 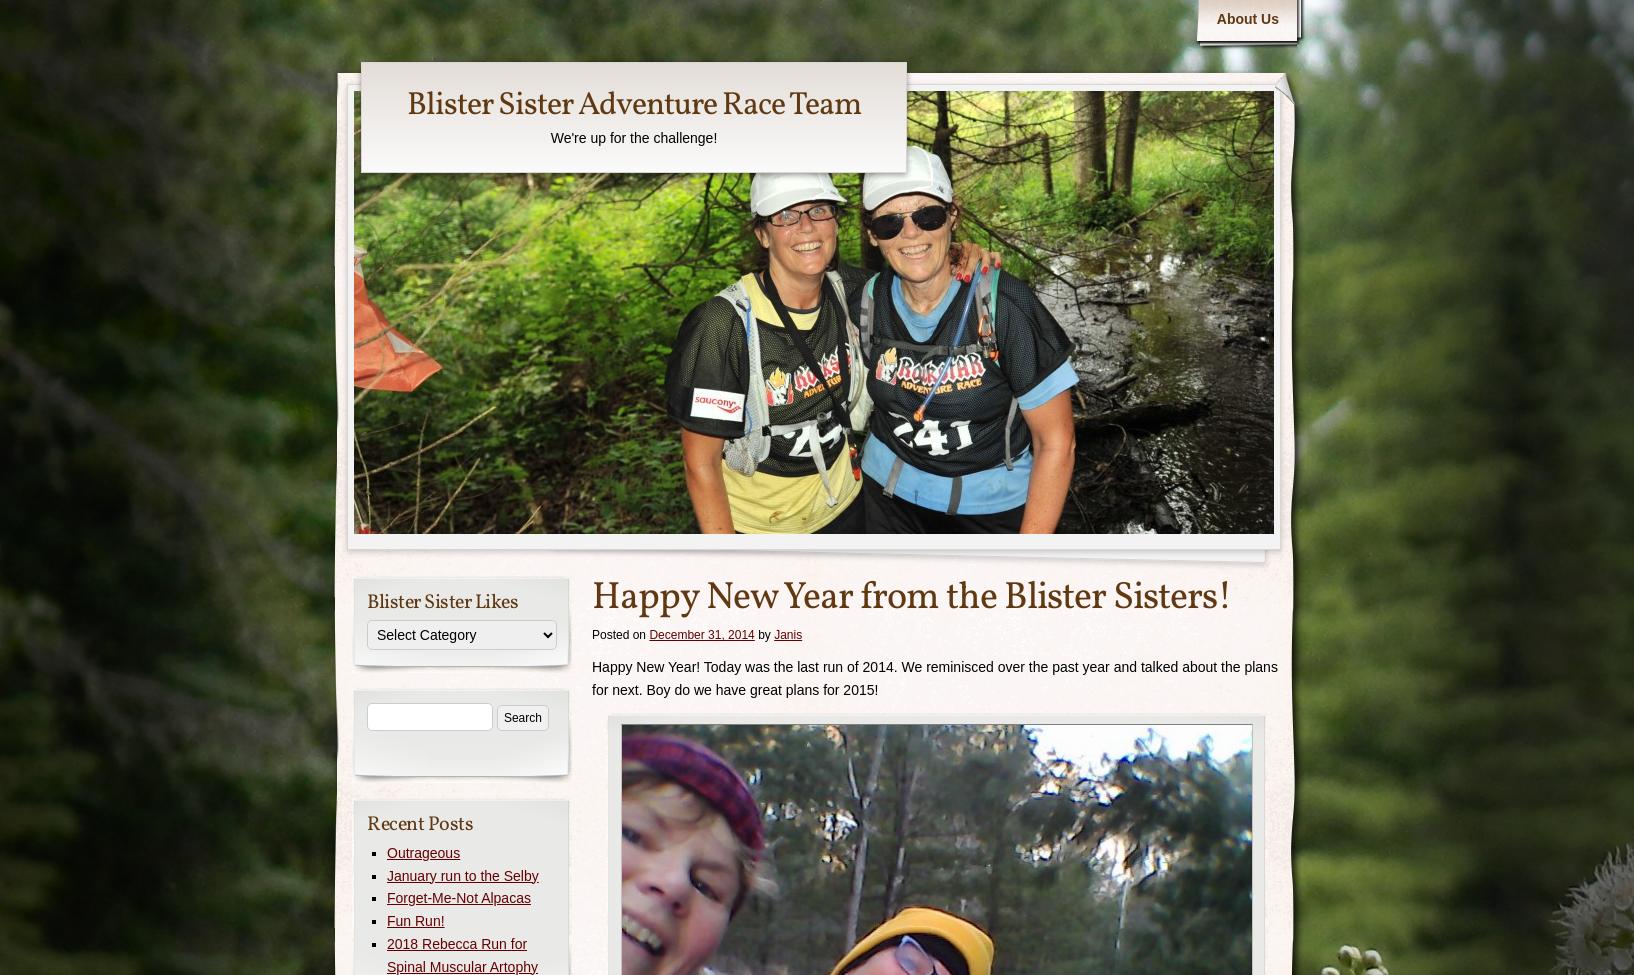 I want to click on 'Main menu', so click(x=1228, y=10).